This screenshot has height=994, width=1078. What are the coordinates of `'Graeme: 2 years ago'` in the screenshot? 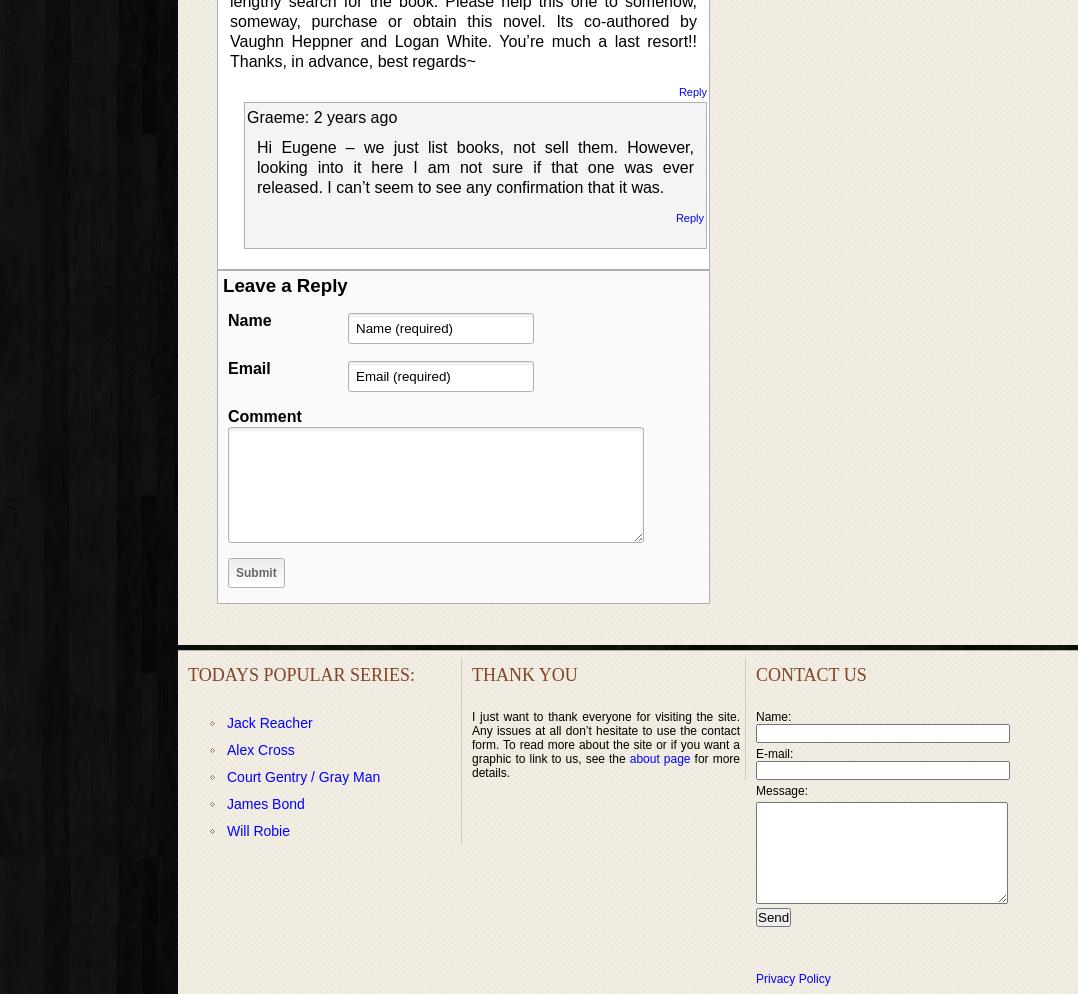 It's located at (245, 116).